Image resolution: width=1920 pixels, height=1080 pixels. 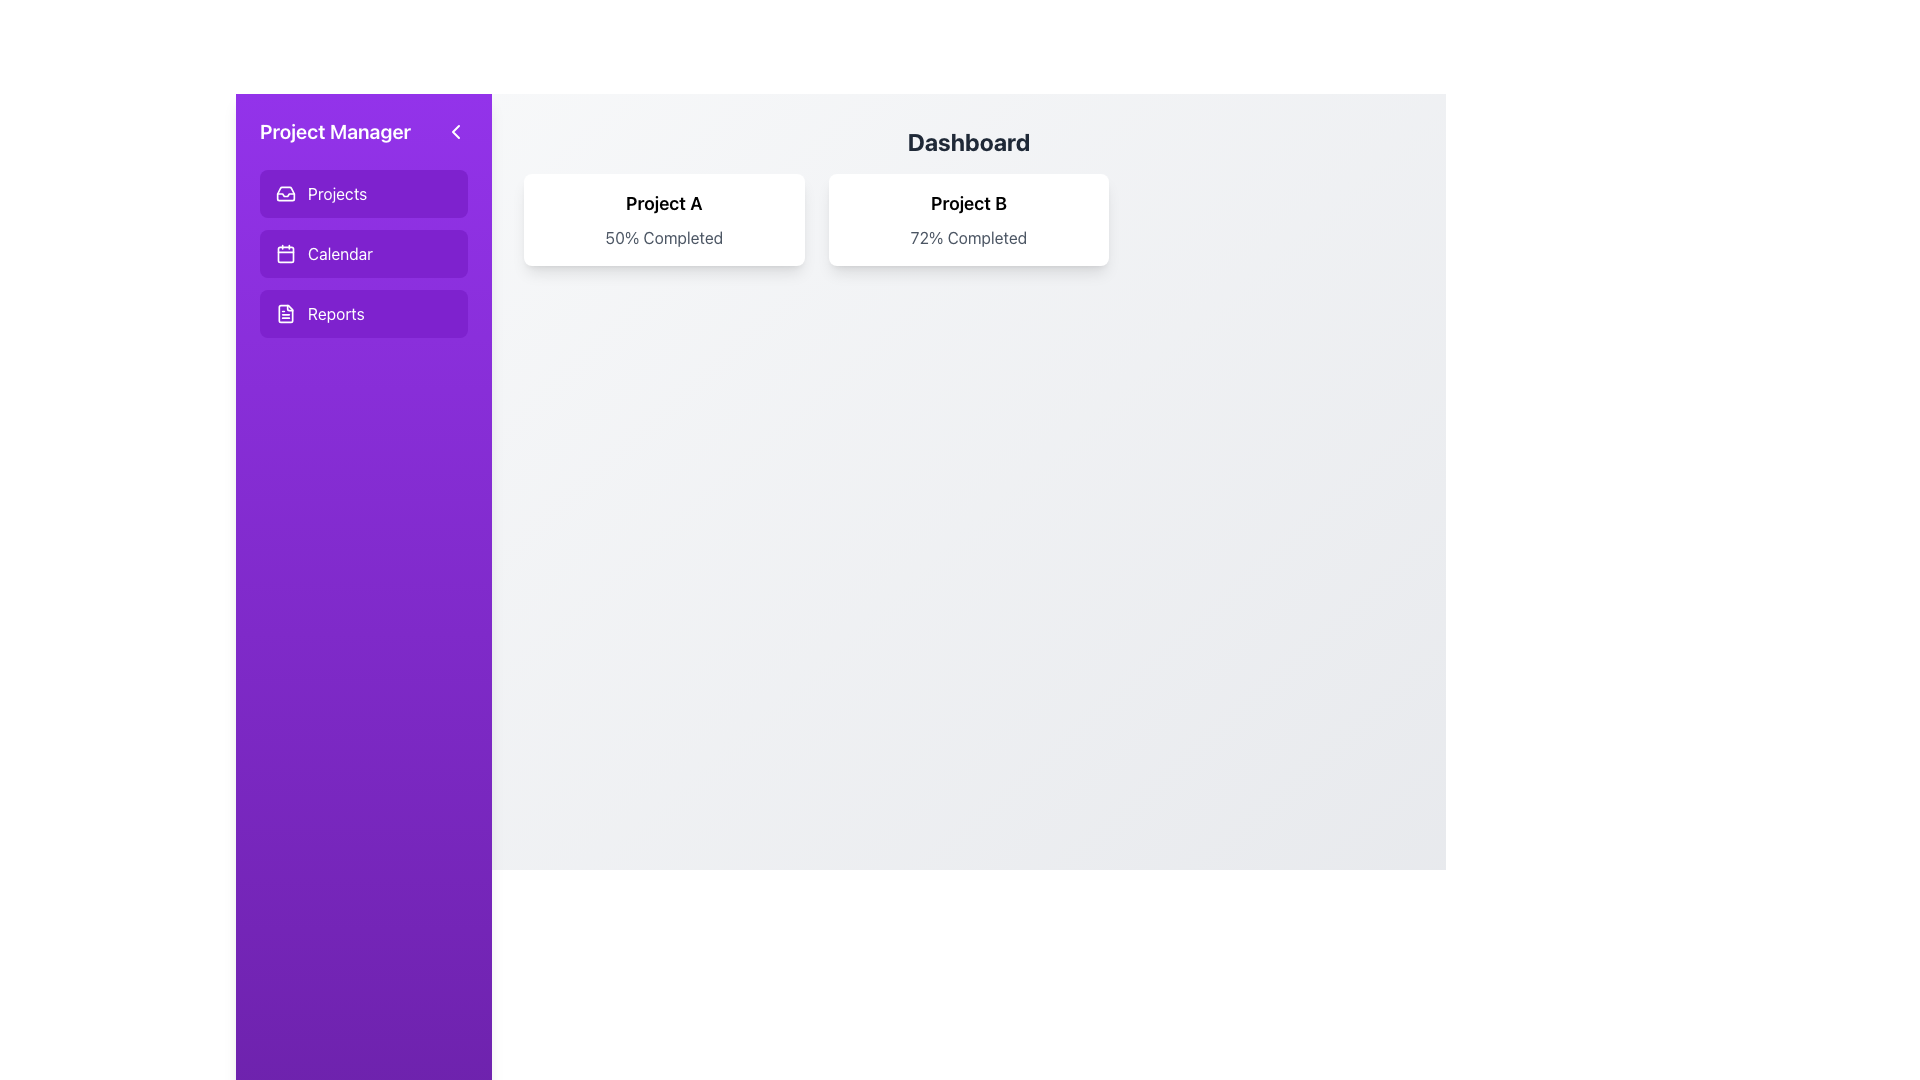 What do you see at coordinates (364, 131) in the screenshot?
I see `the 'Project Manager' heading in the sidebar` at bounding box center [364, 131].